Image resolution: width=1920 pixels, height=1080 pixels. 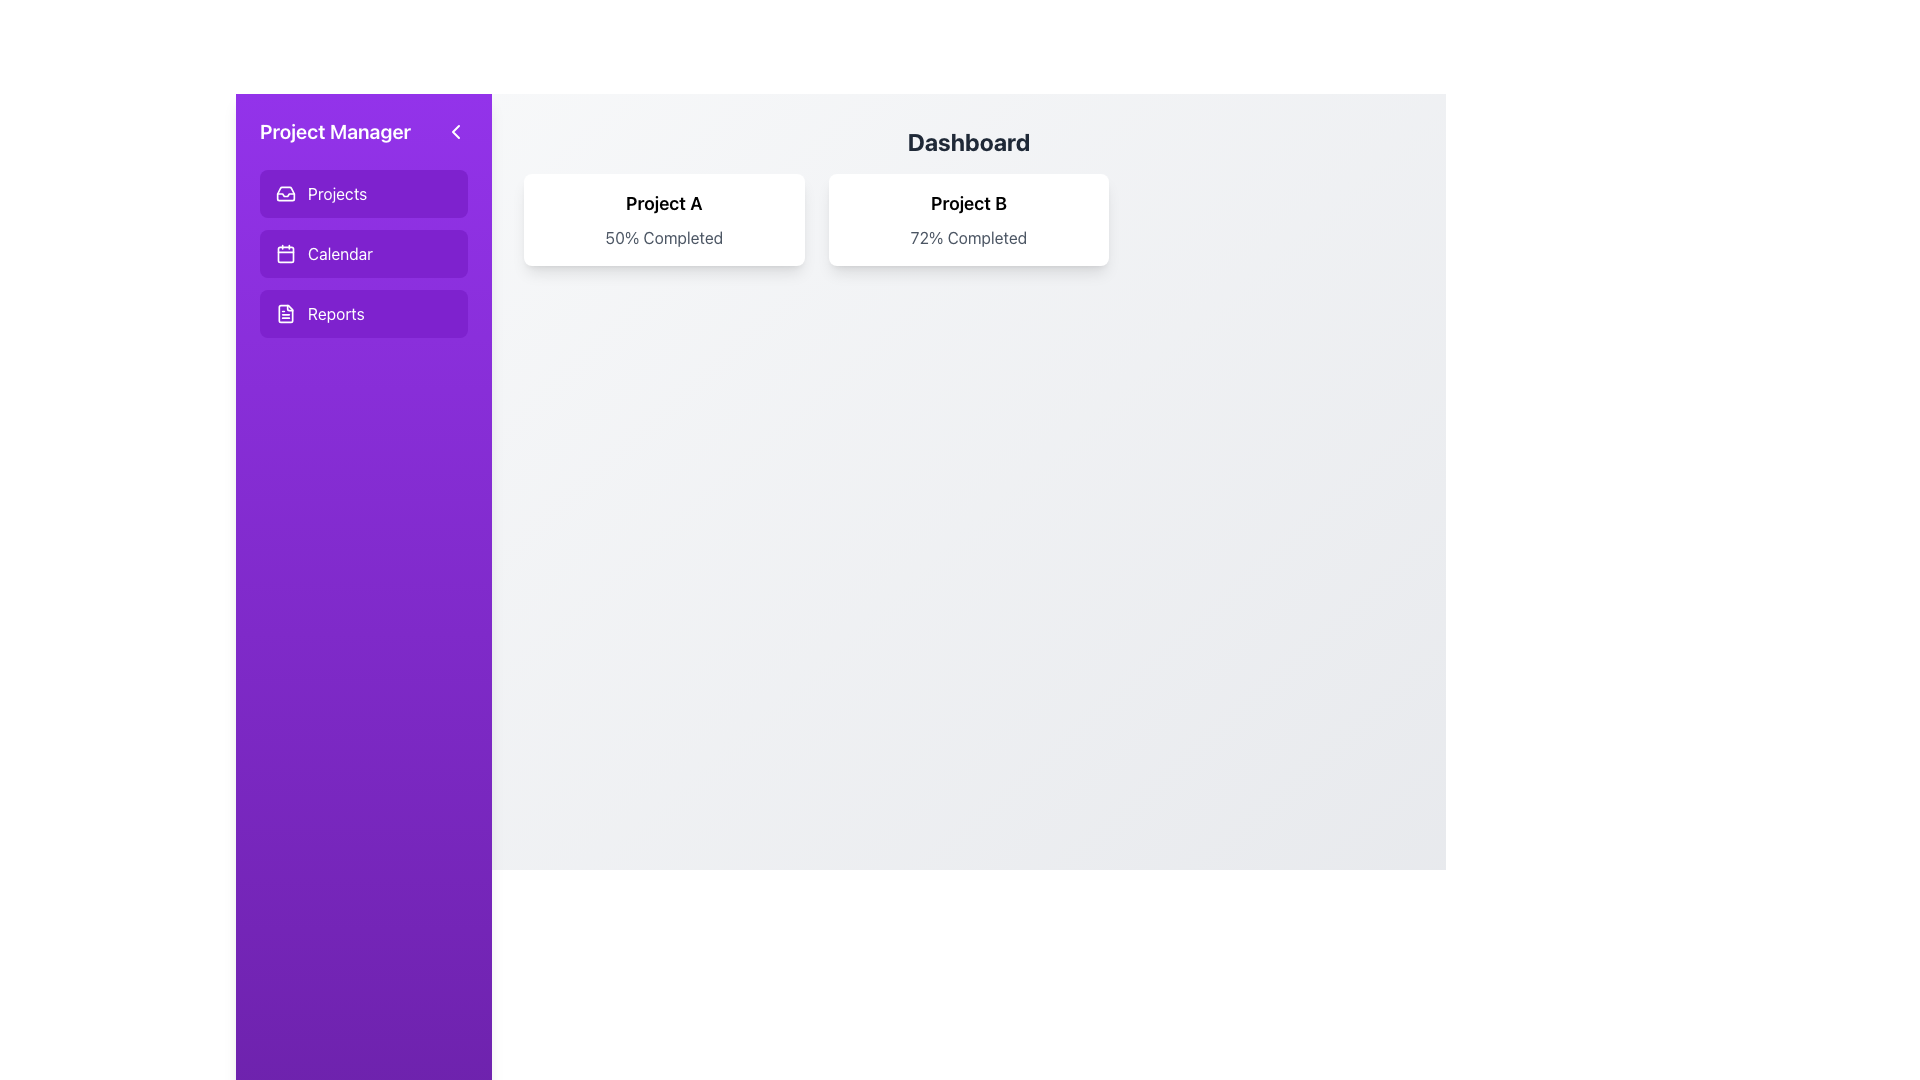 What do you see at coordinates (364, 131) in the screenshot?
I see `the 'Project Manager' heading in the sidebar` at bounding box center [364, 131].